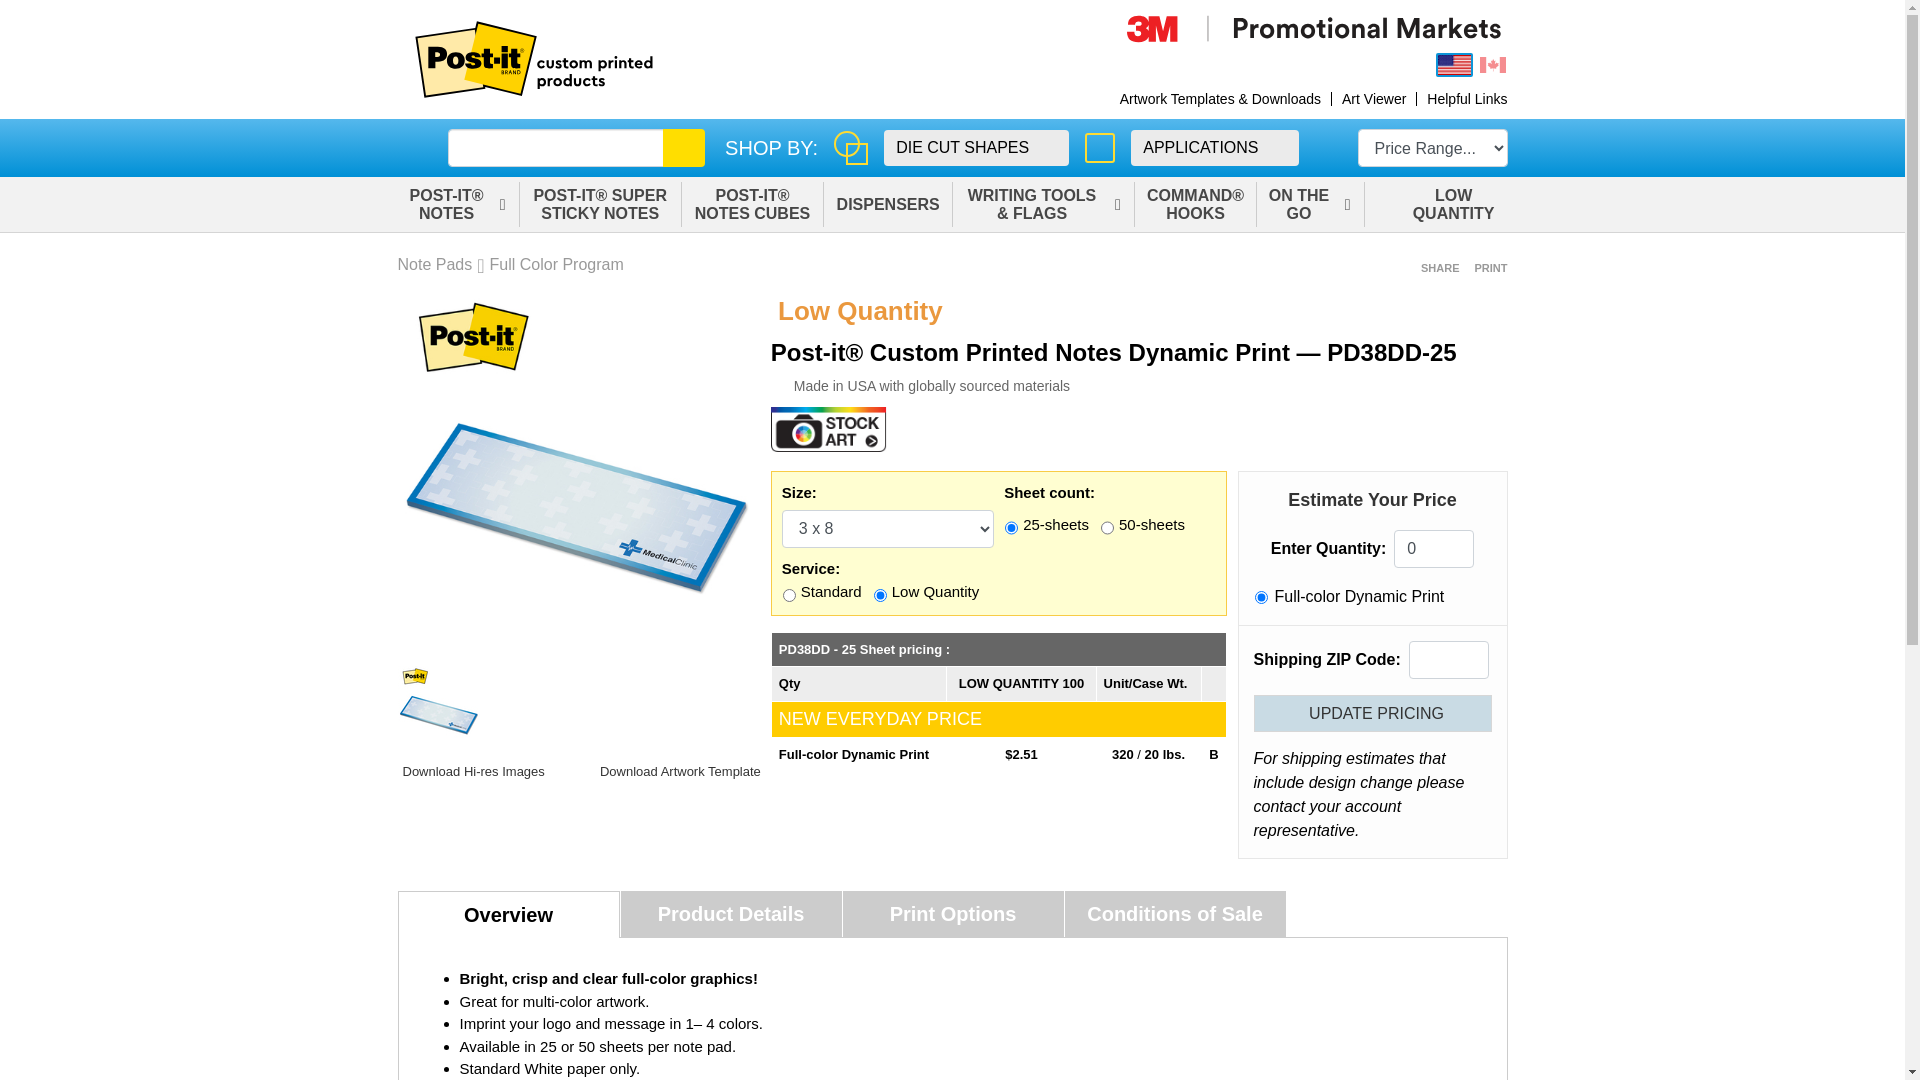 This screenshot has width=1920, height=1080. I want to click on 'Artwork Templates & Downloads', so click(1219, 99).